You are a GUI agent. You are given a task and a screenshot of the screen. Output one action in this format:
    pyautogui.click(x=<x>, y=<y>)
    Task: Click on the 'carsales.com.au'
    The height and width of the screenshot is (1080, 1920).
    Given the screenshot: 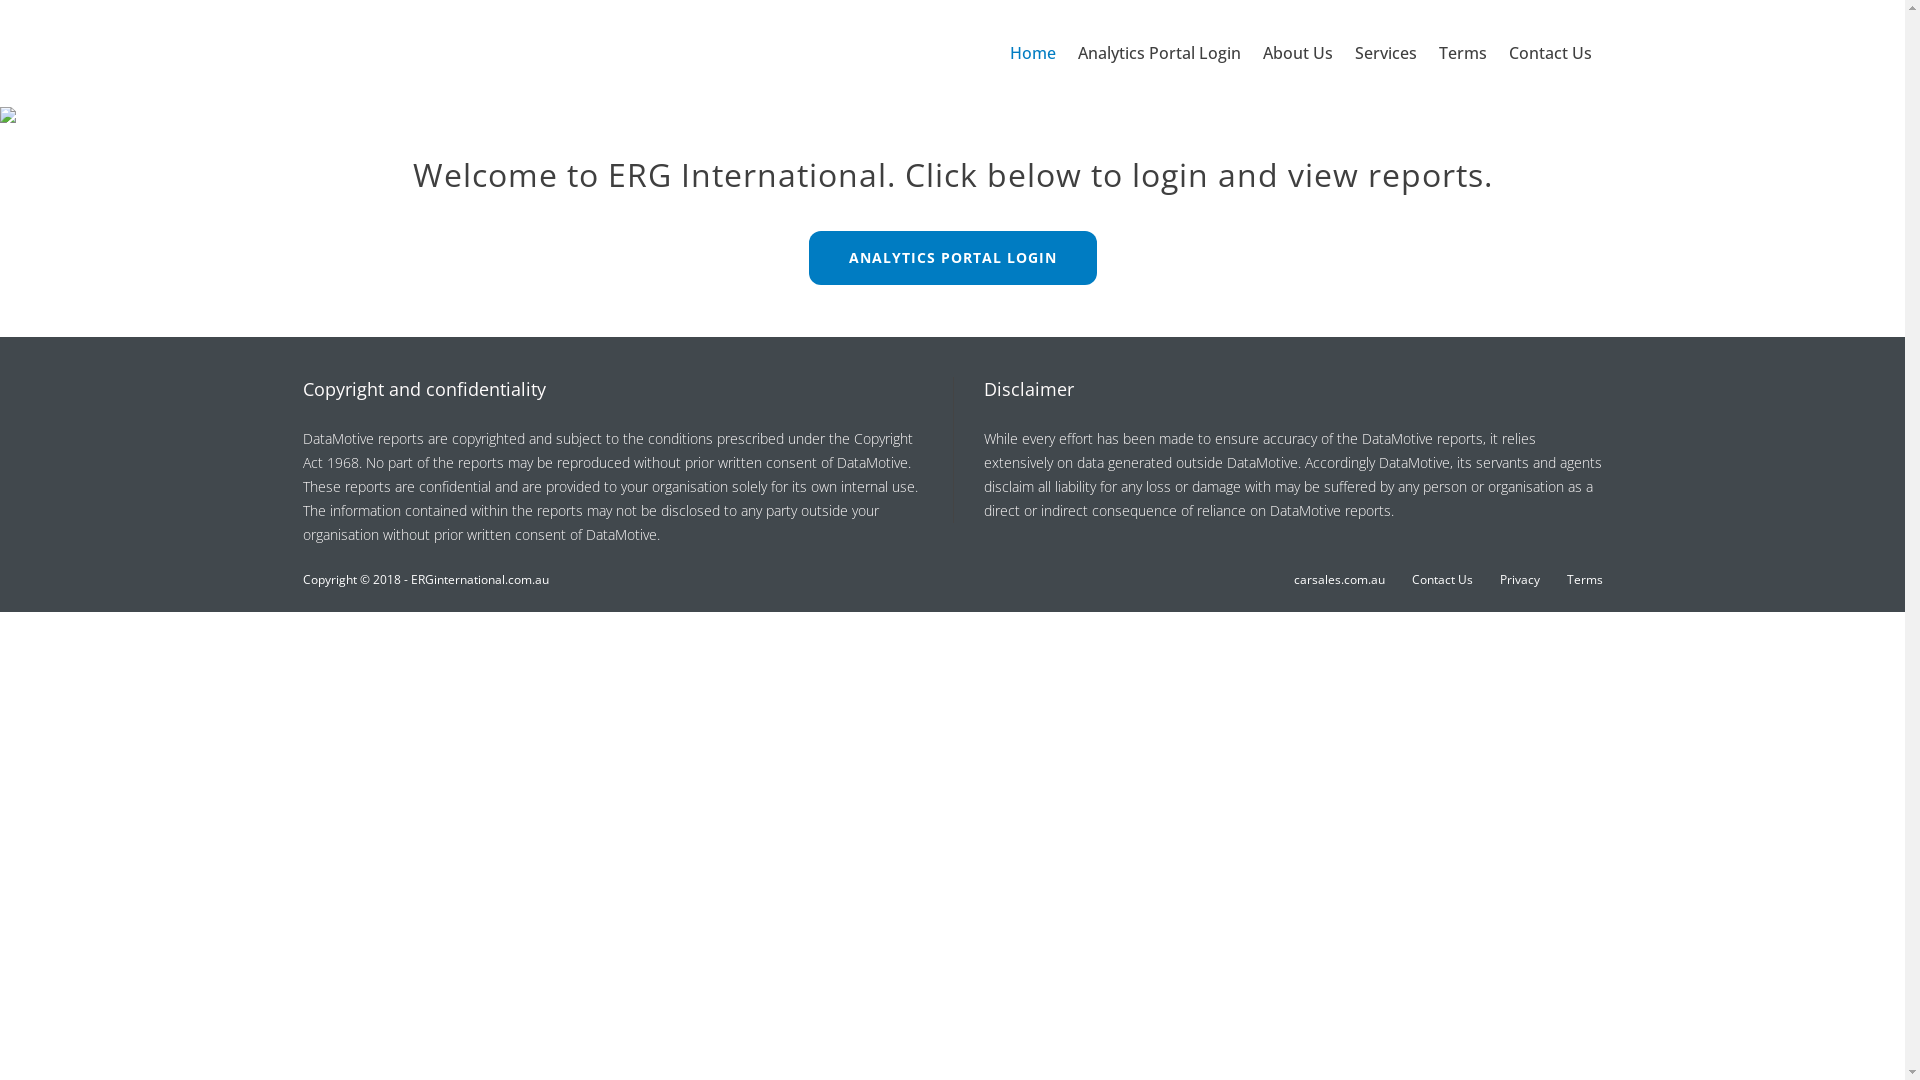 What is the action you would take?
    pyautogui.click(x=1339, y=579)
    